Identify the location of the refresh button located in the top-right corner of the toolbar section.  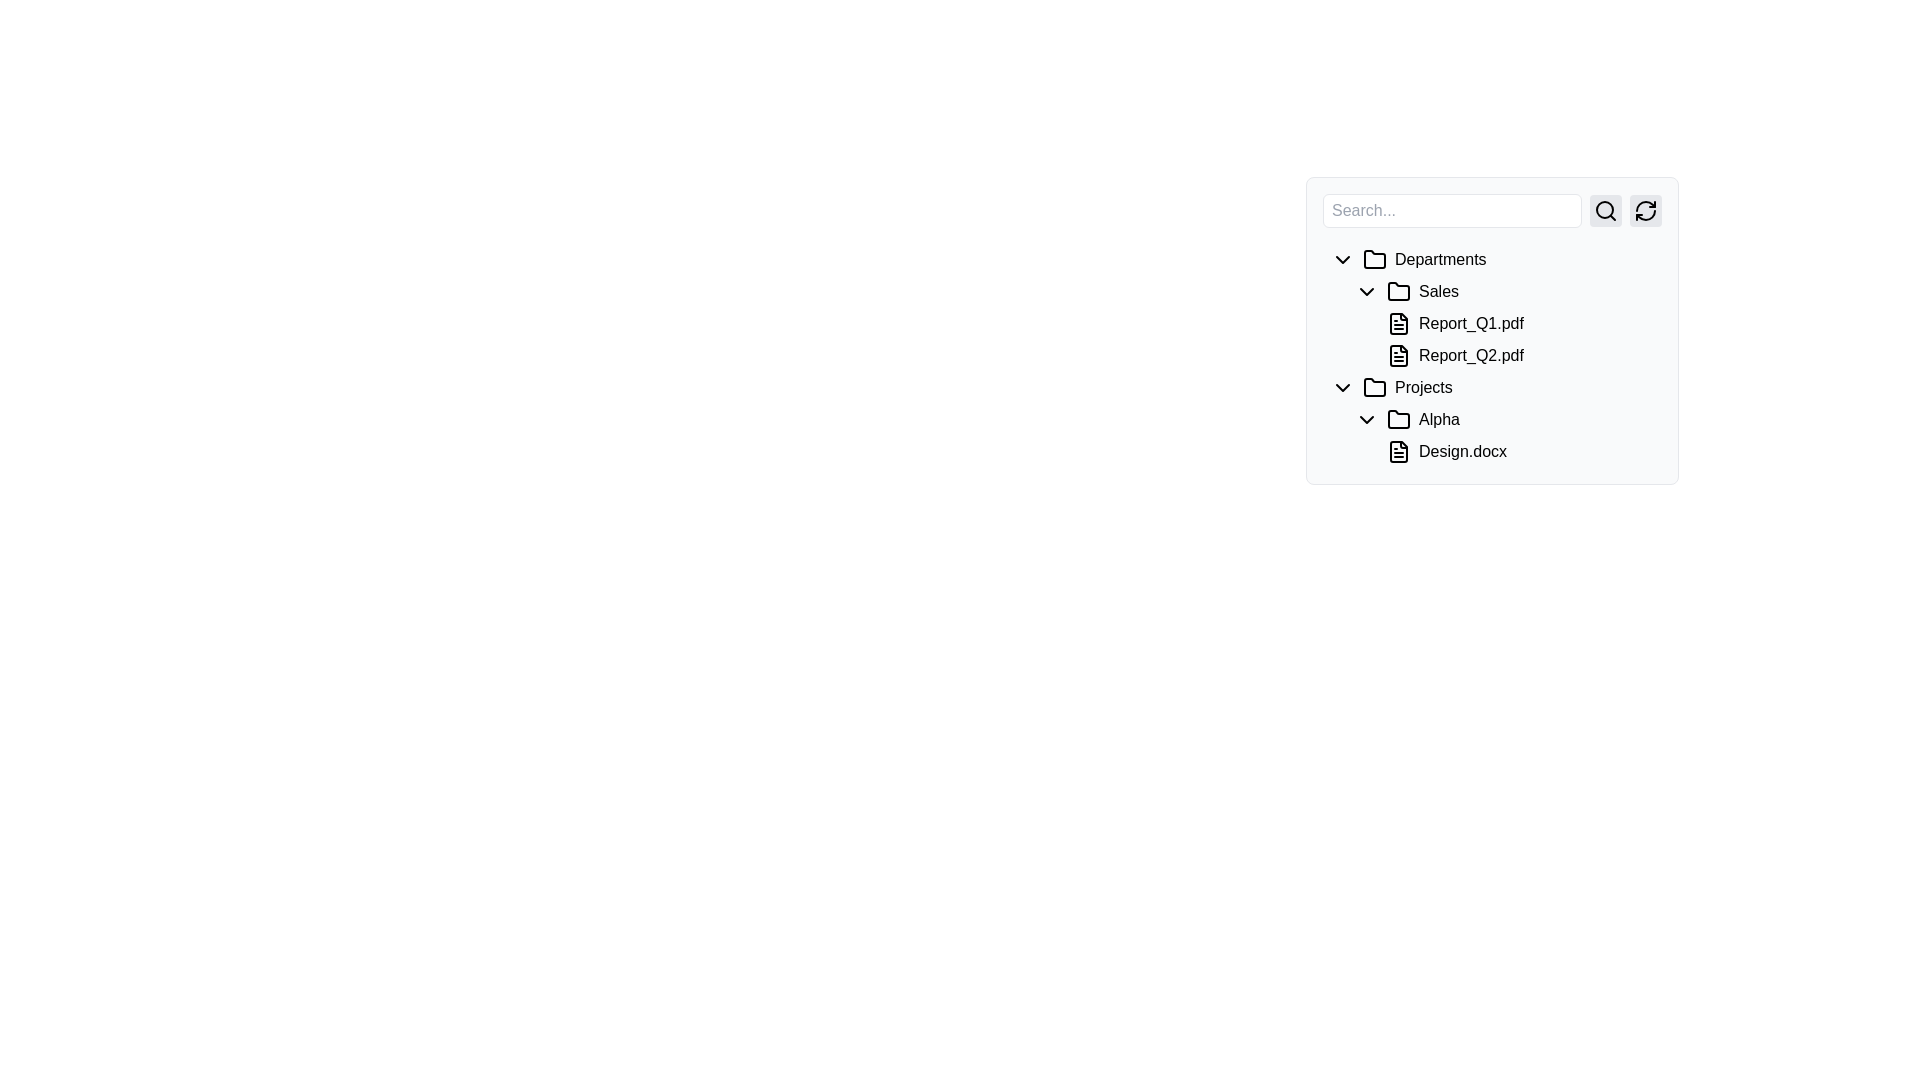
(1646, 211).